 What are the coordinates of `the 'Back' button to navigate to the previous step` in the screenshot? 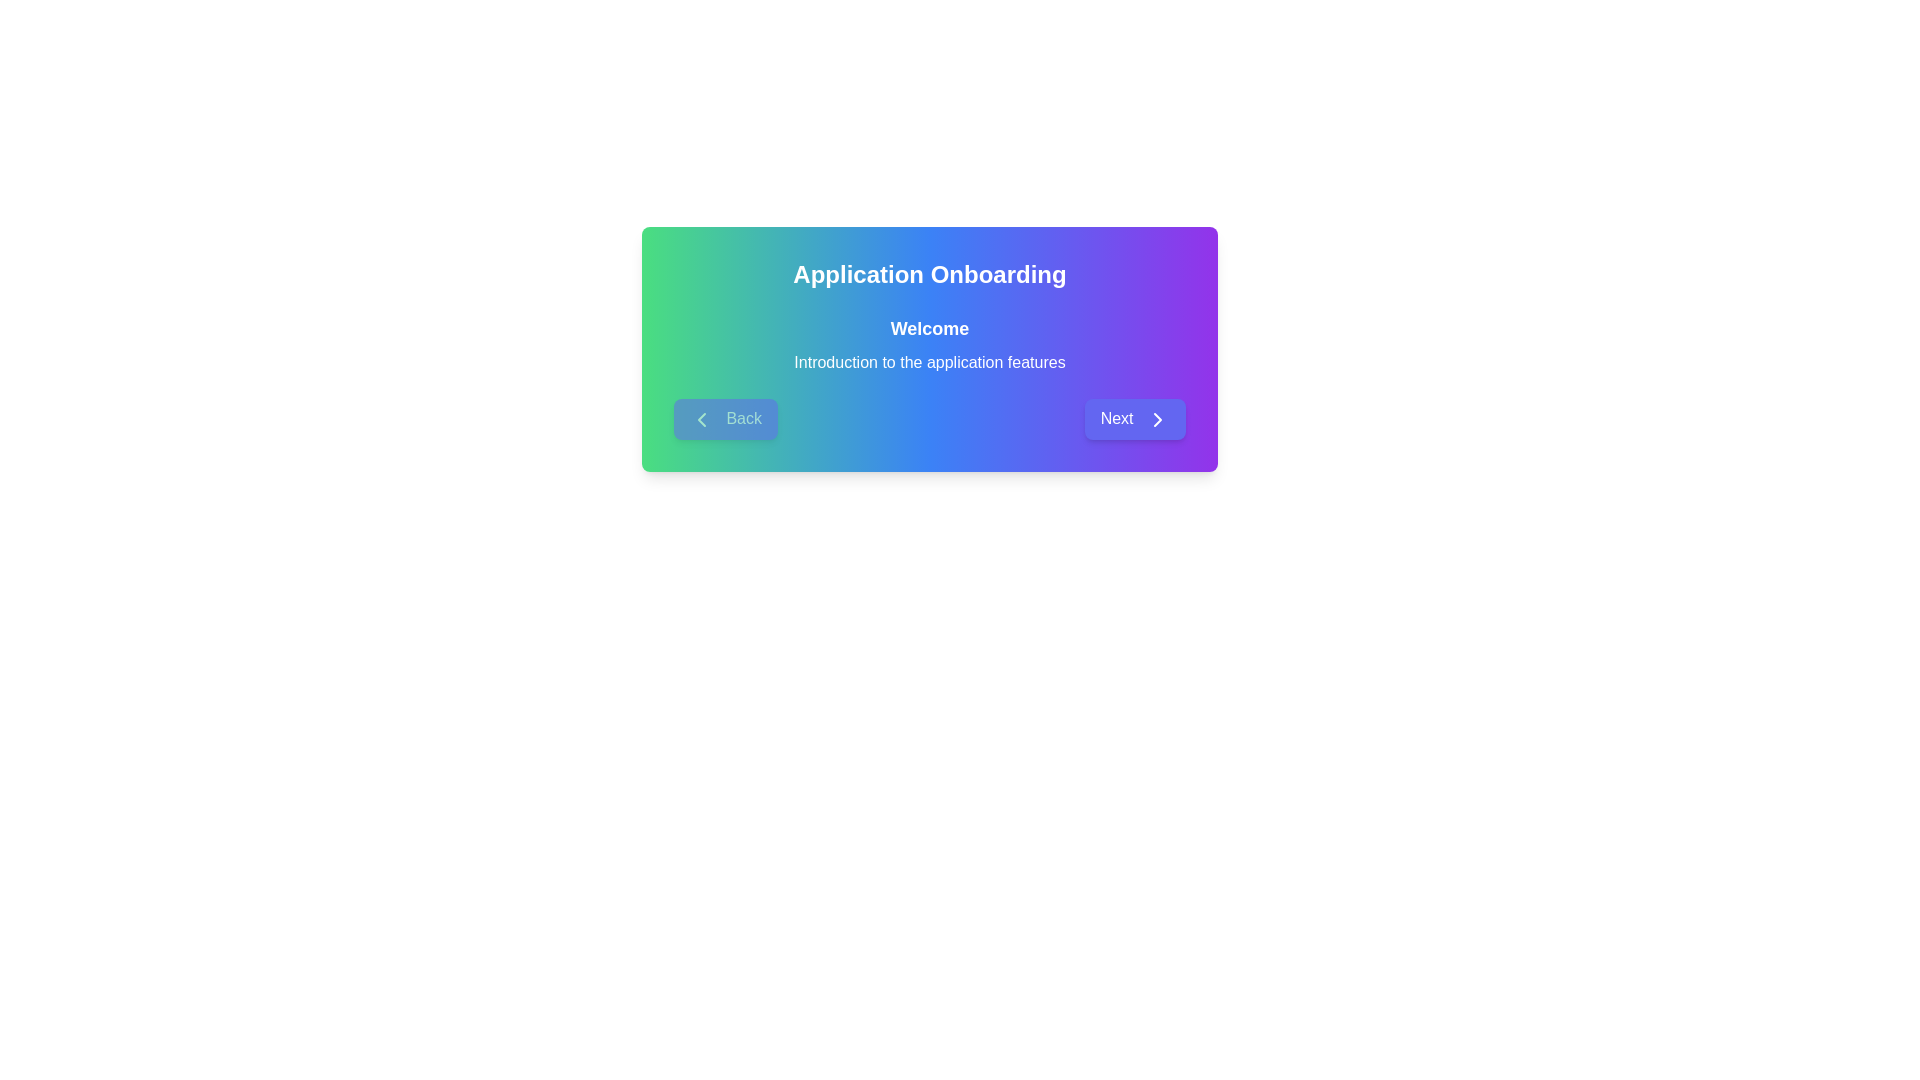 It's located at (724, 418).